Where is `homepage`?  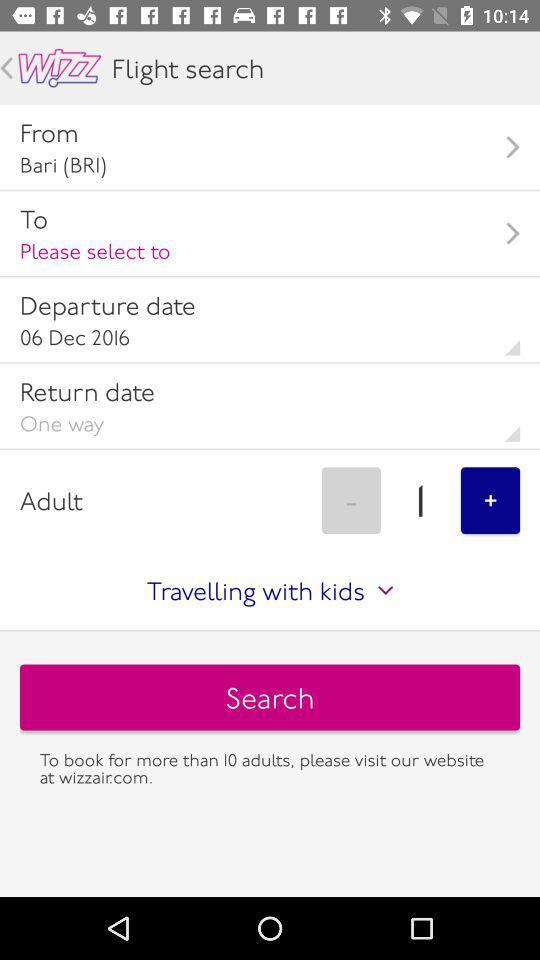
homepage is located at coordinates (59, 68).